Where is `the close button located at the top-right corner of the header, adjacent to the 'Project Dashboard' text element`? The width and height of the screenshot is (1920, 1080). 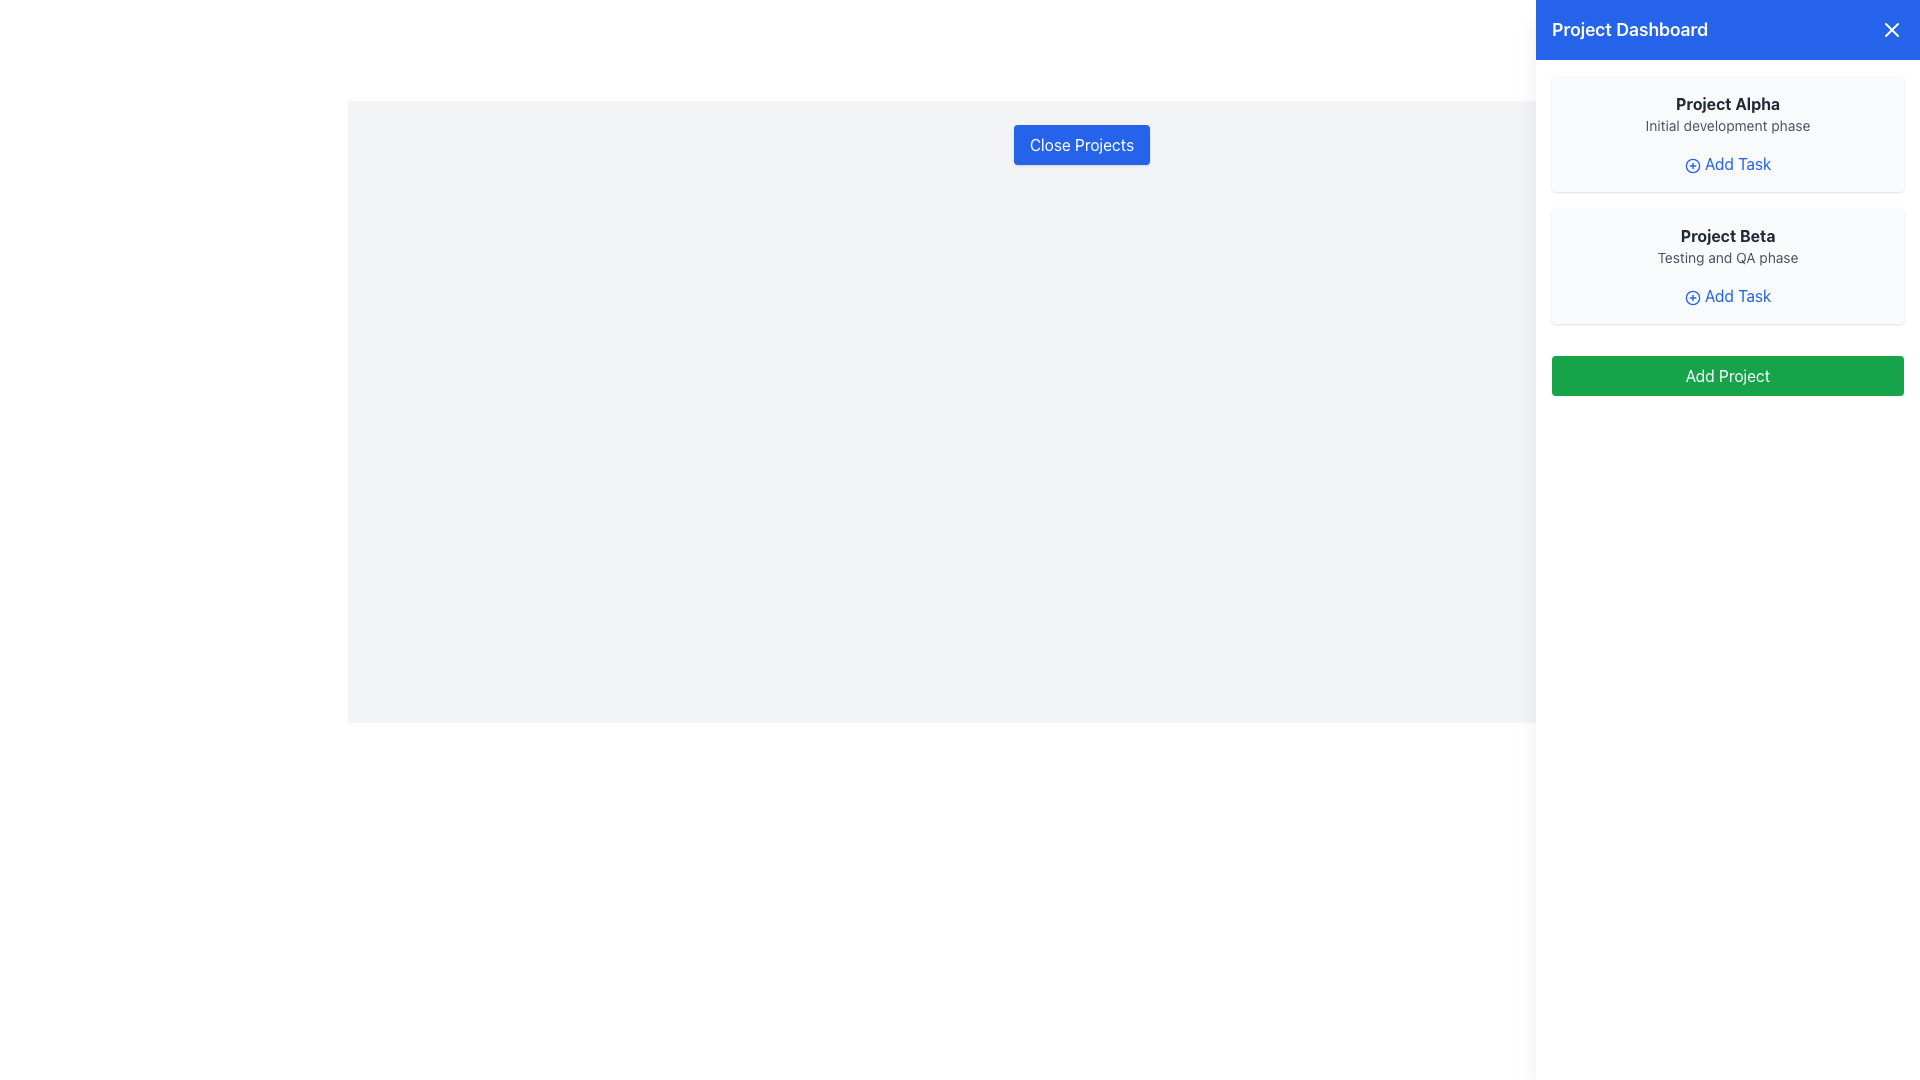 the close button located at the top-right corner of the header, adjacent to the 'Project Dashboard' text element is located at coordinates (1890, 30).